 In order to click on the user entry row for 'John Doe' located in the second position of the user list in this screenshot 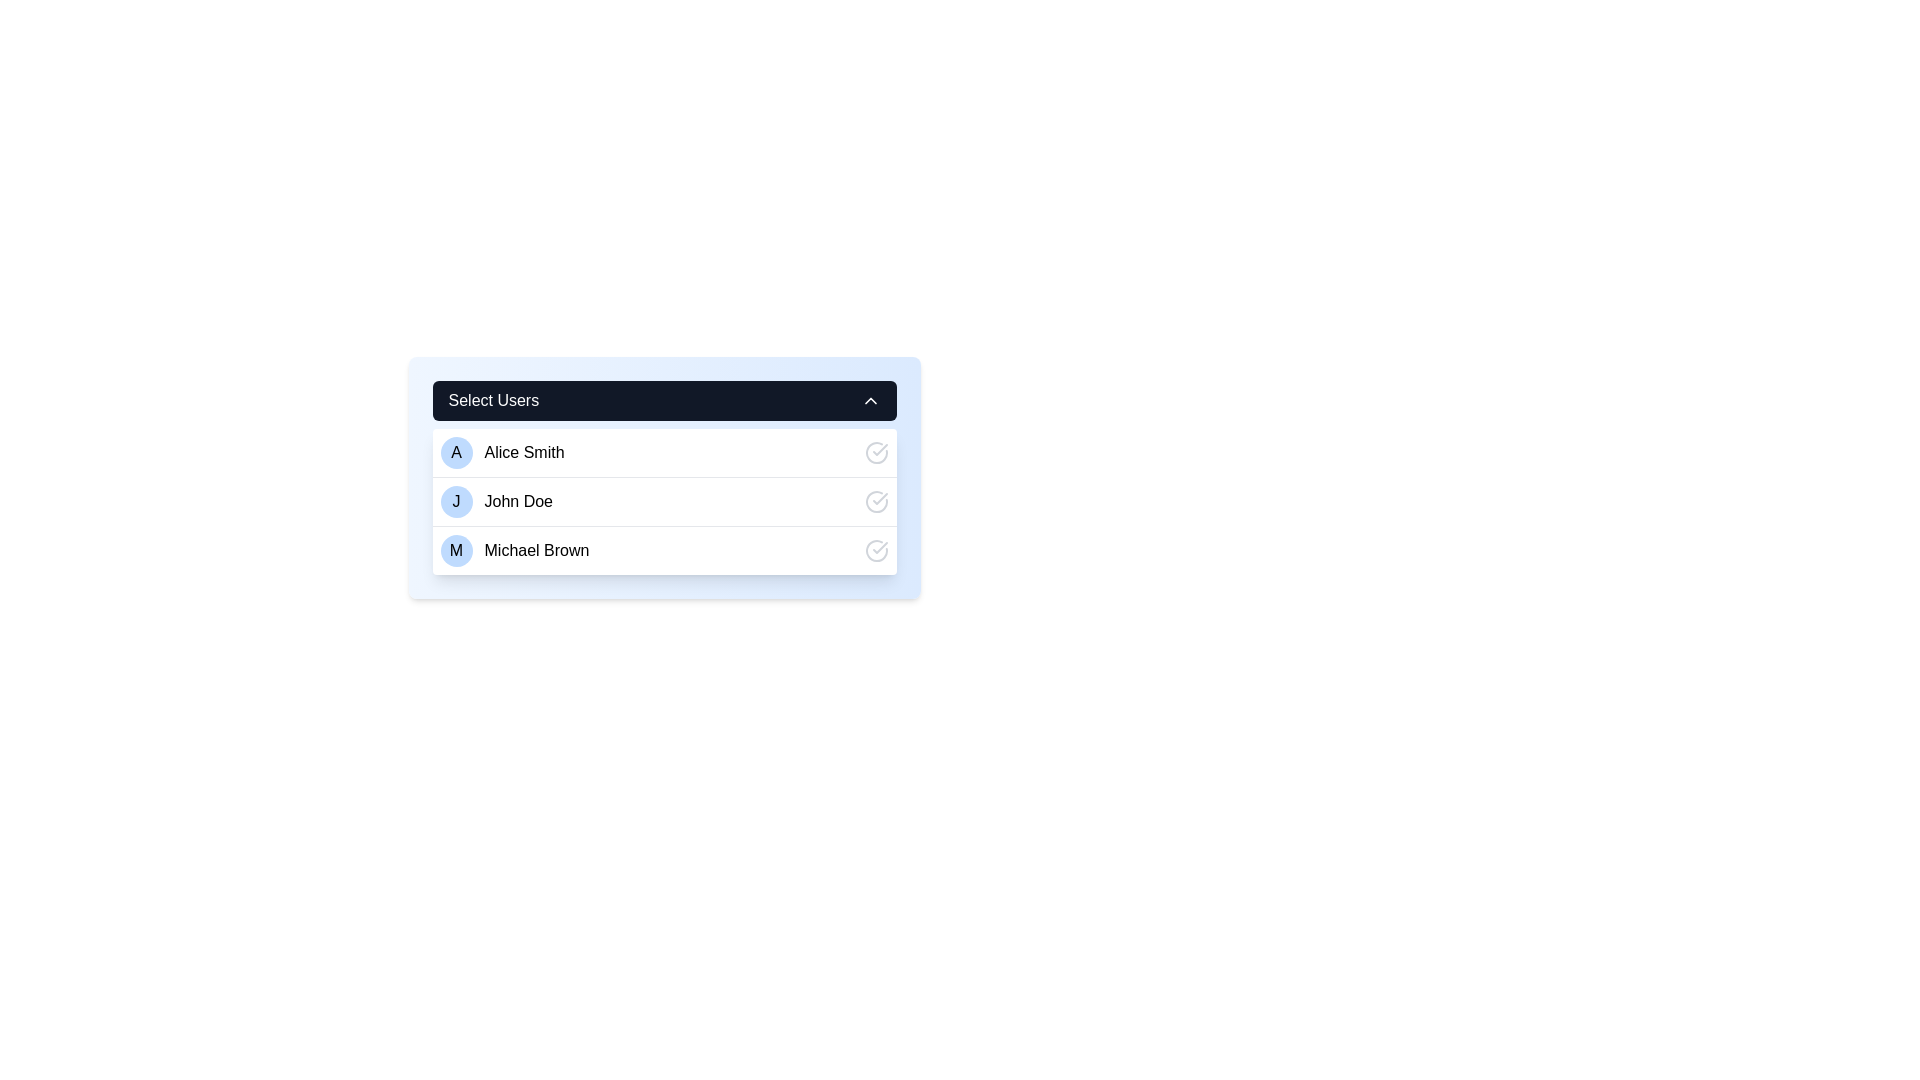, I will do `click(496, 500)`.